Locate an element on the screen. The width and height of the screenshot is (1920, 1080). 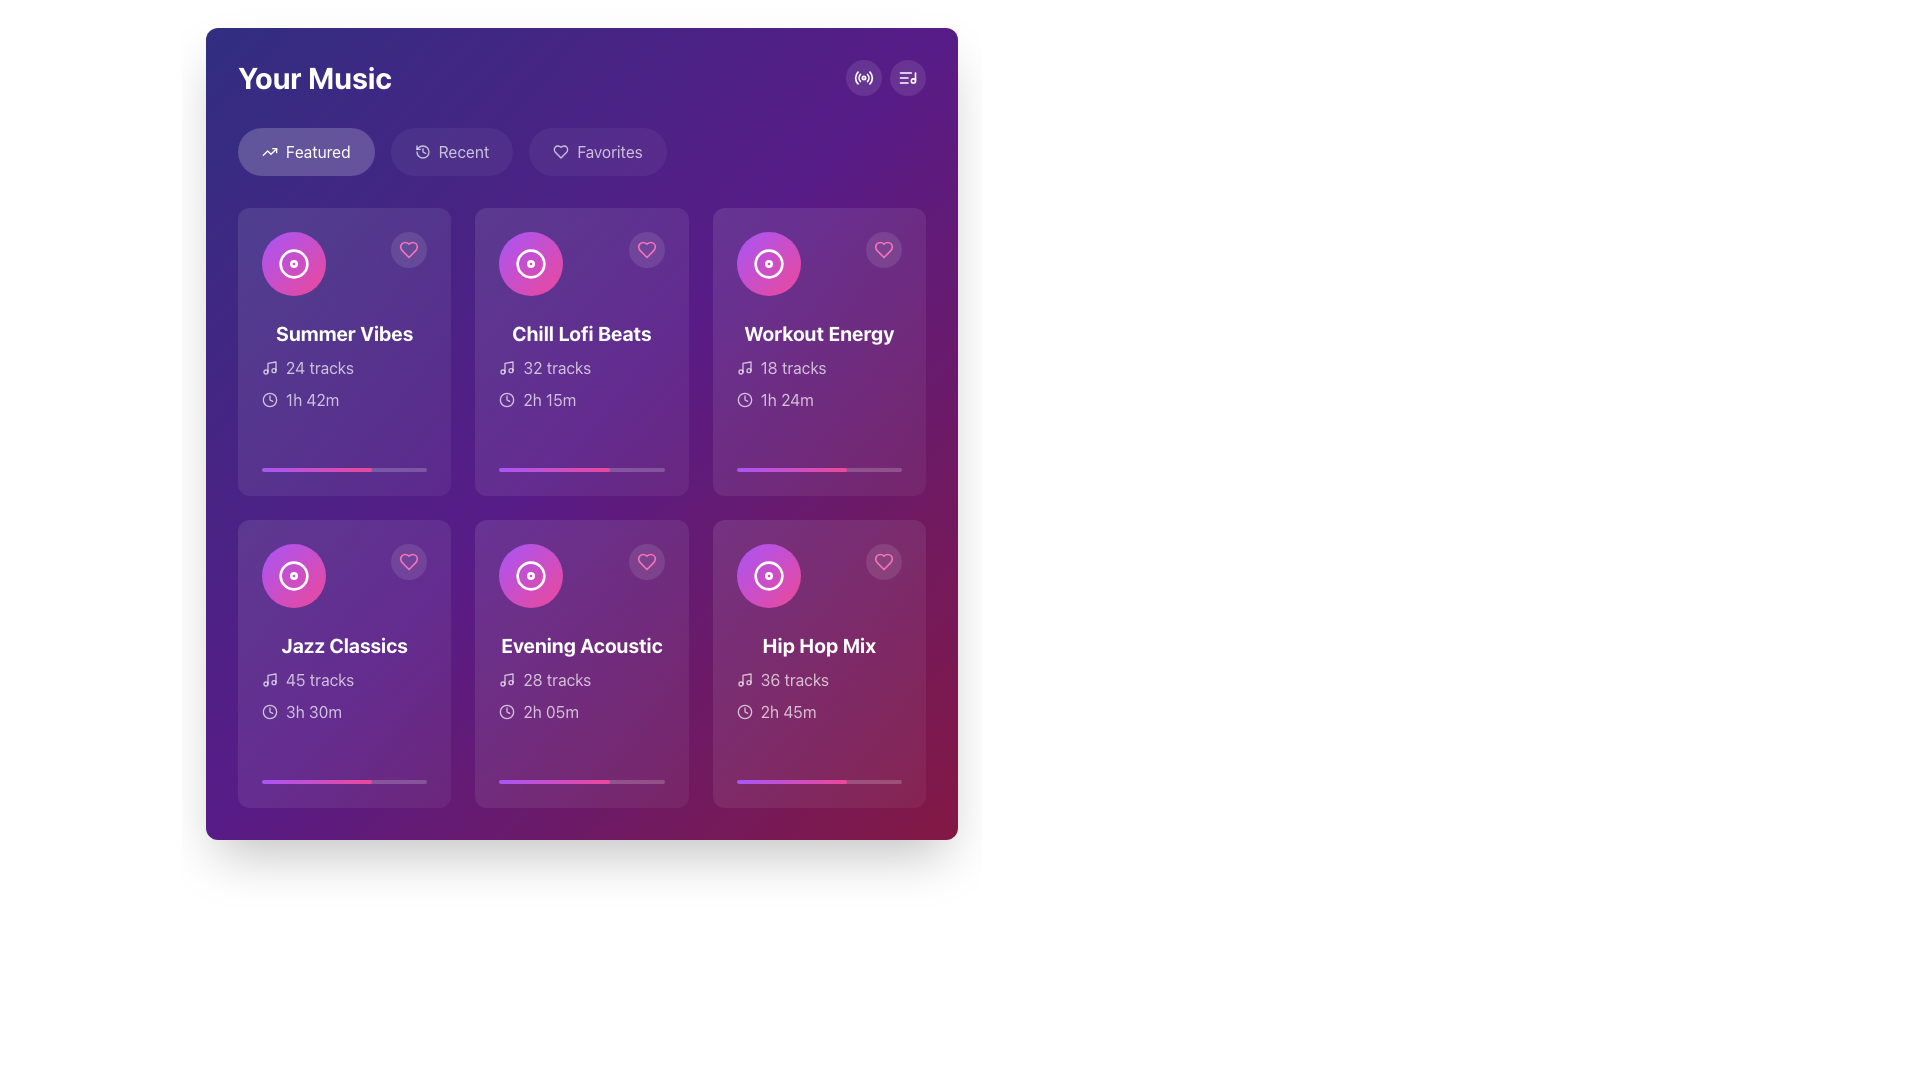
the circular gradient icon with a white disc at its center located in the upper-left region of the 'Evening Acoustic' card is located at coordinates (531, 575).